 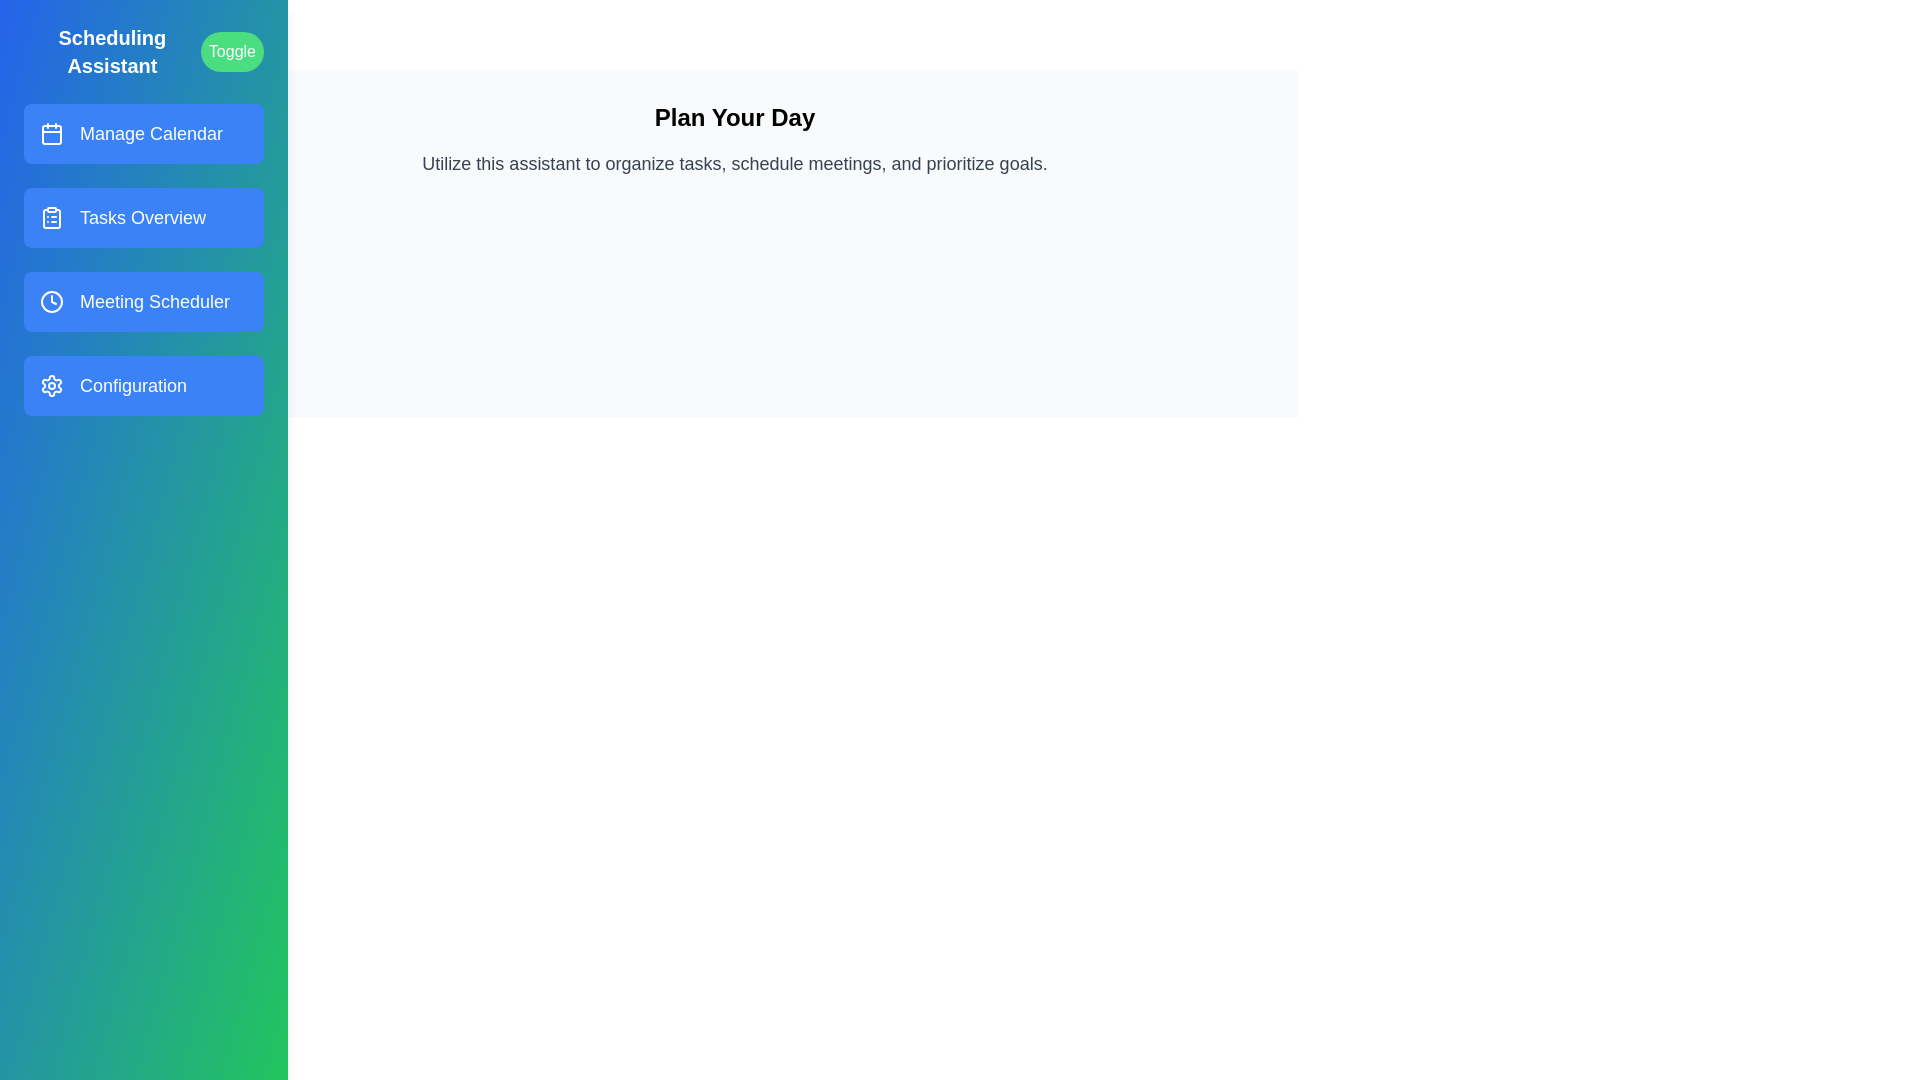 What do you see at coordinates (143, 218) in the screenshot?
I see `the menu item corresponding to Tasks Overview` at bounding box center [143, 218].